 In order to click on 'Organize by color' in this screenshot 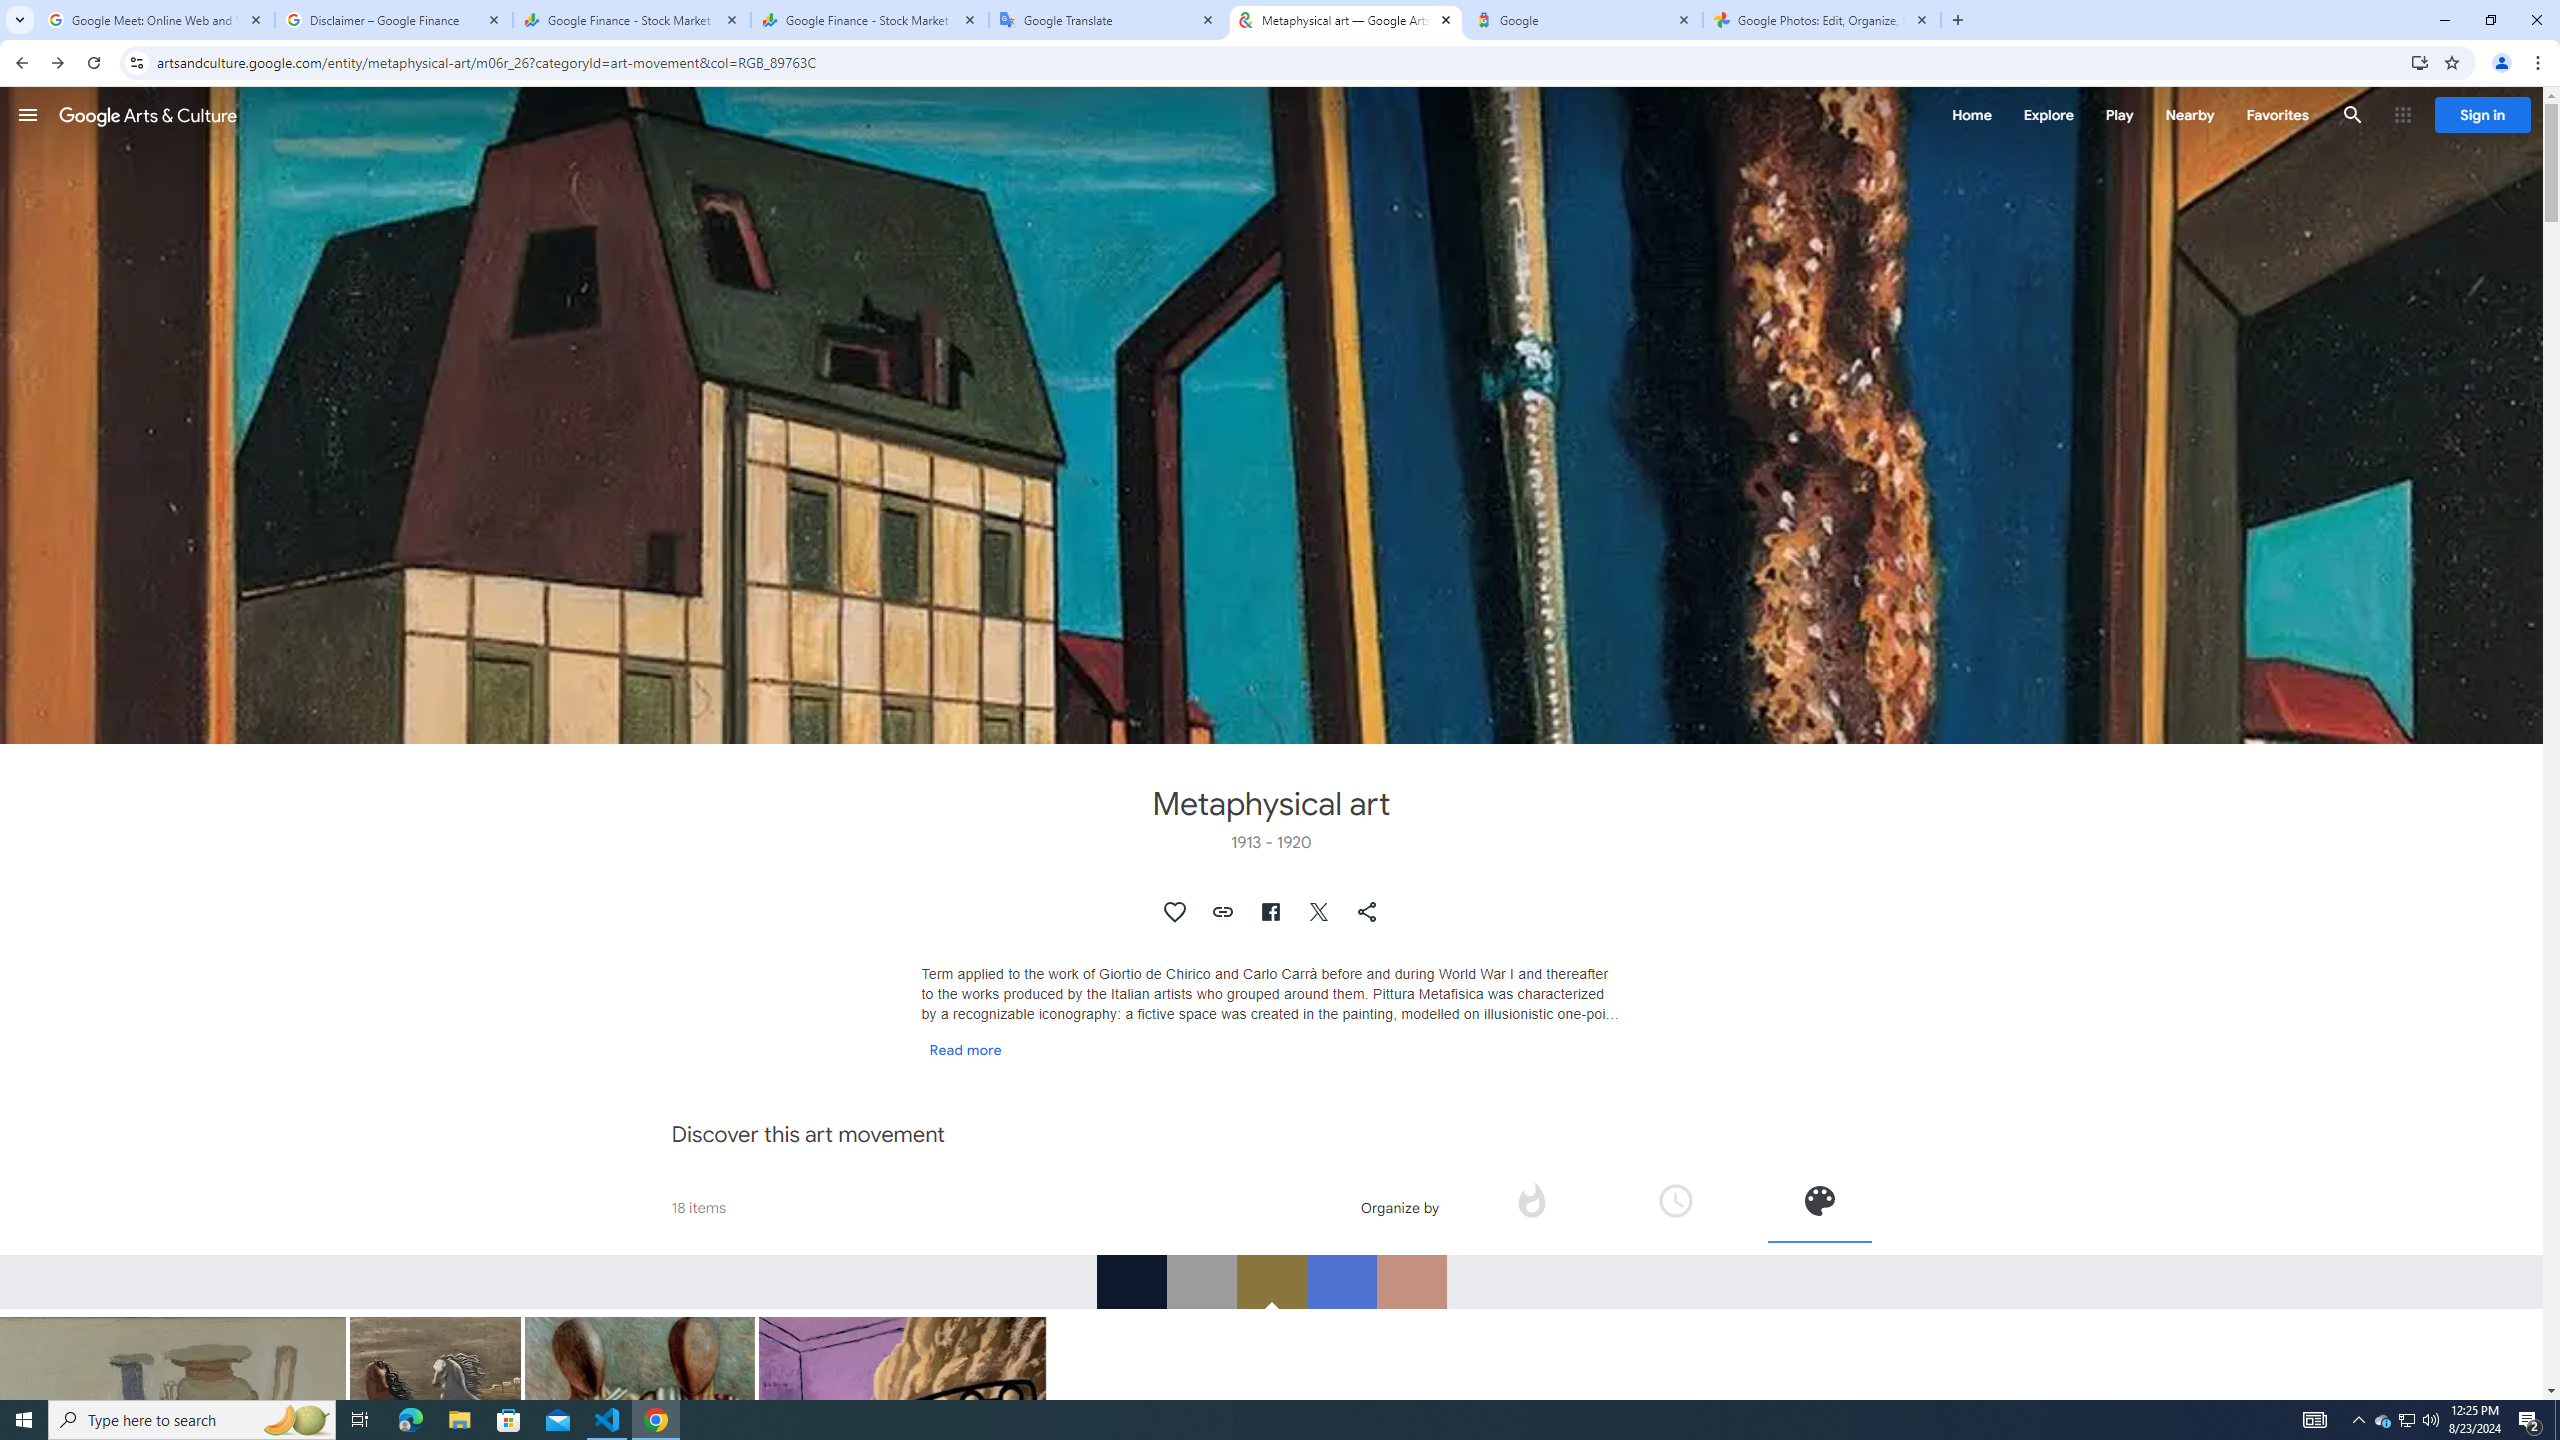, I will do `click(1819, 1199)`.